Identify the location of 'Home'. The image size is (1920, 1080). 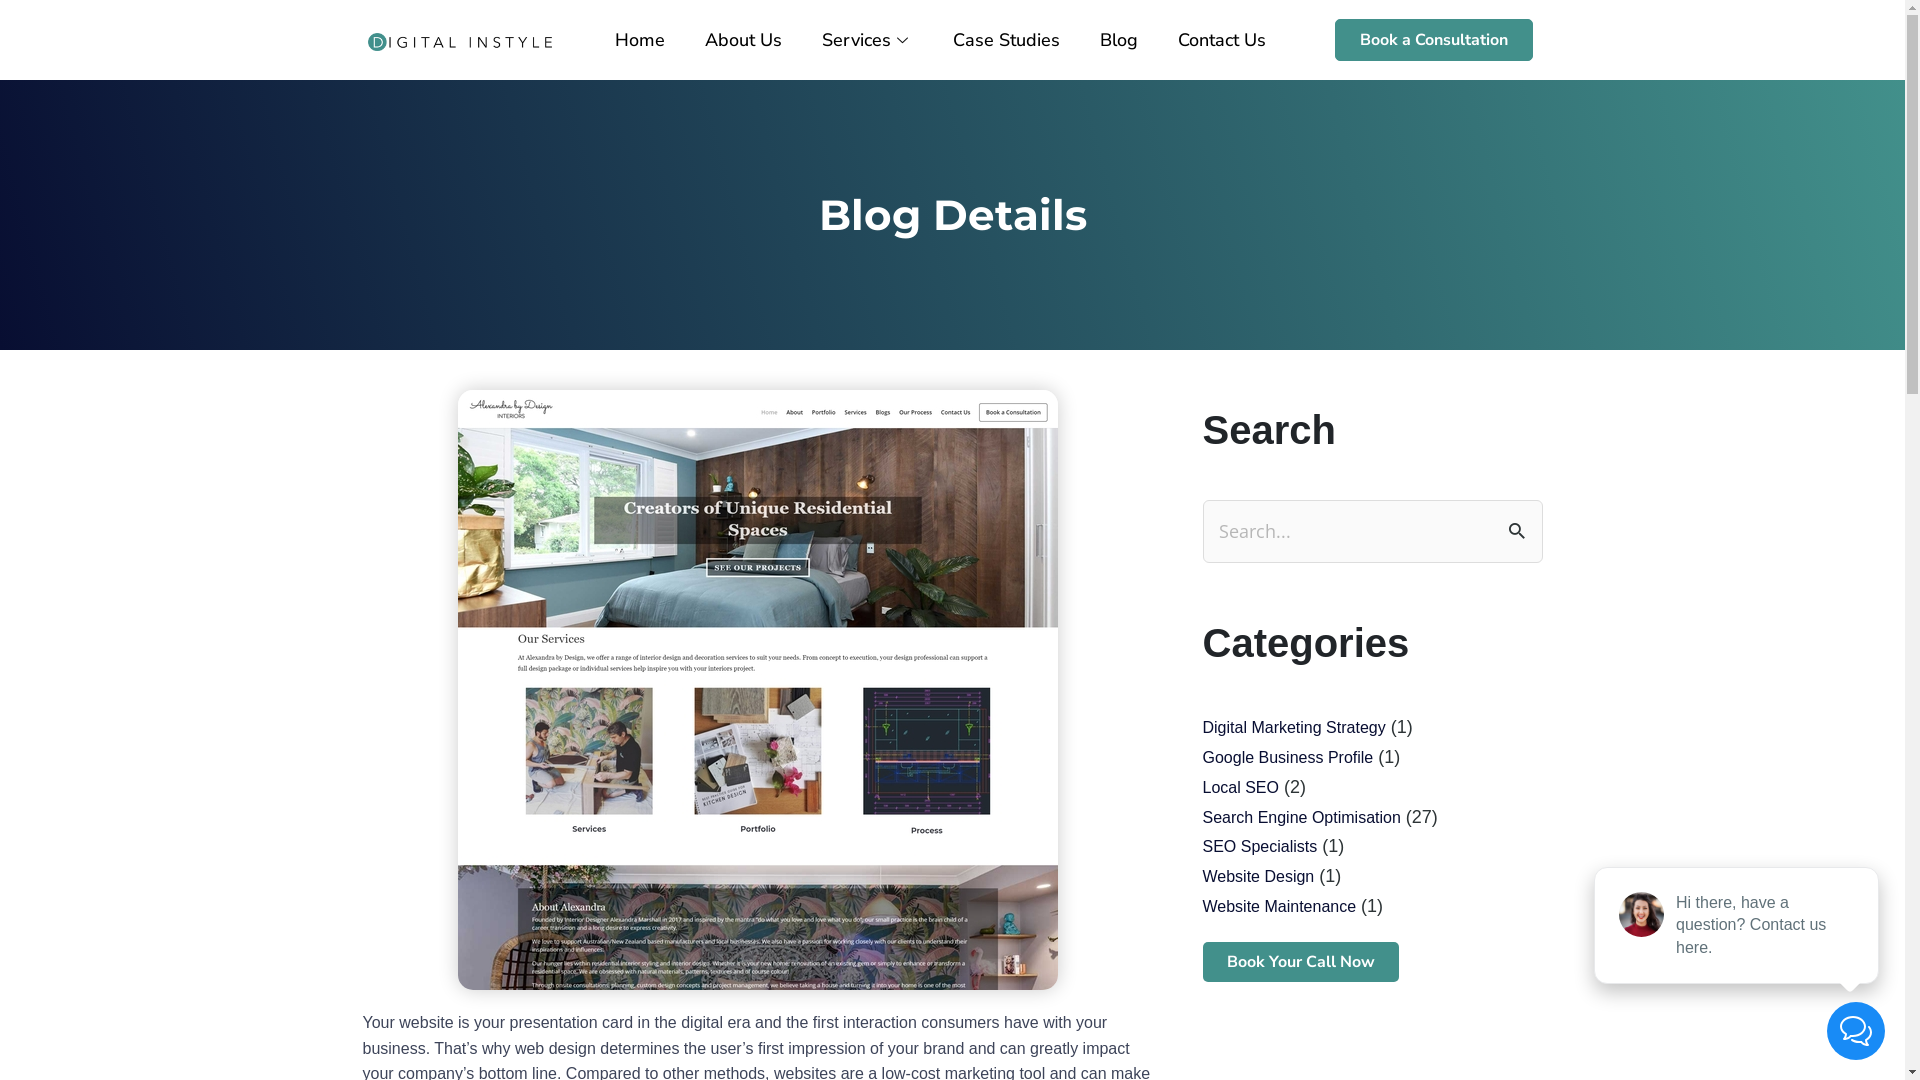
(638, 39).